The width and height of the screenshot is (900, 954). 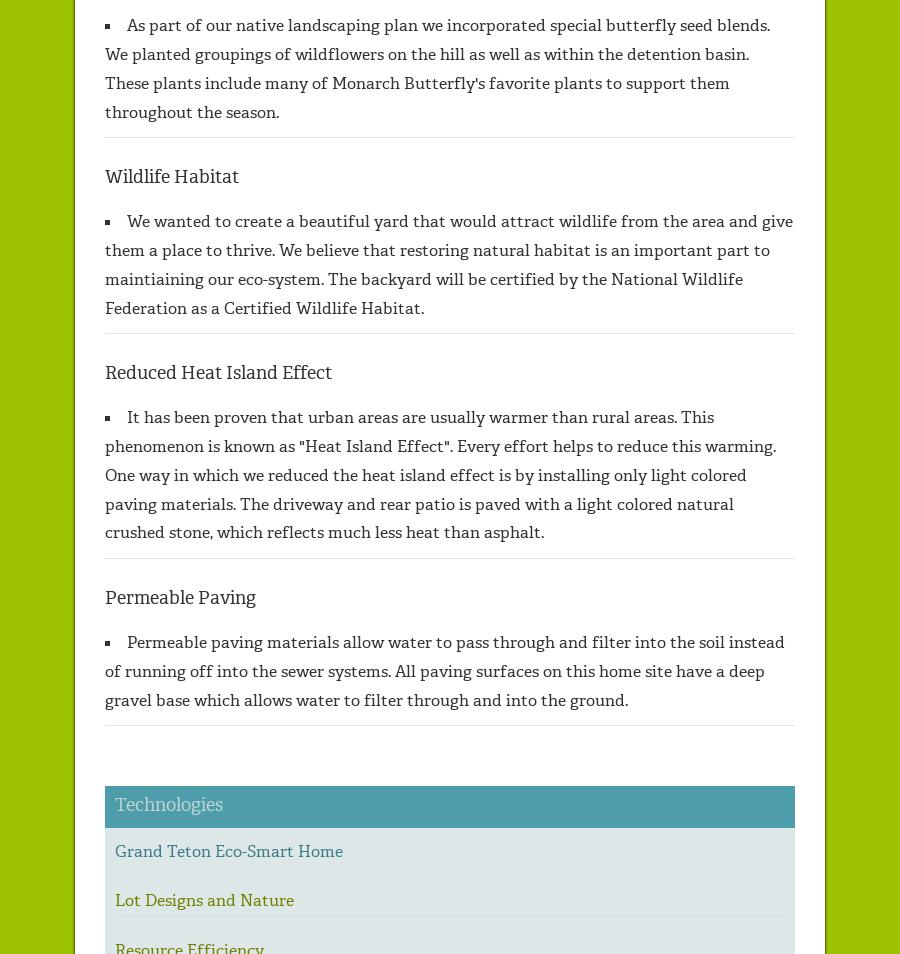 I want to click on 'Reduced Heat Island Effect', so click(x=218, y=373).